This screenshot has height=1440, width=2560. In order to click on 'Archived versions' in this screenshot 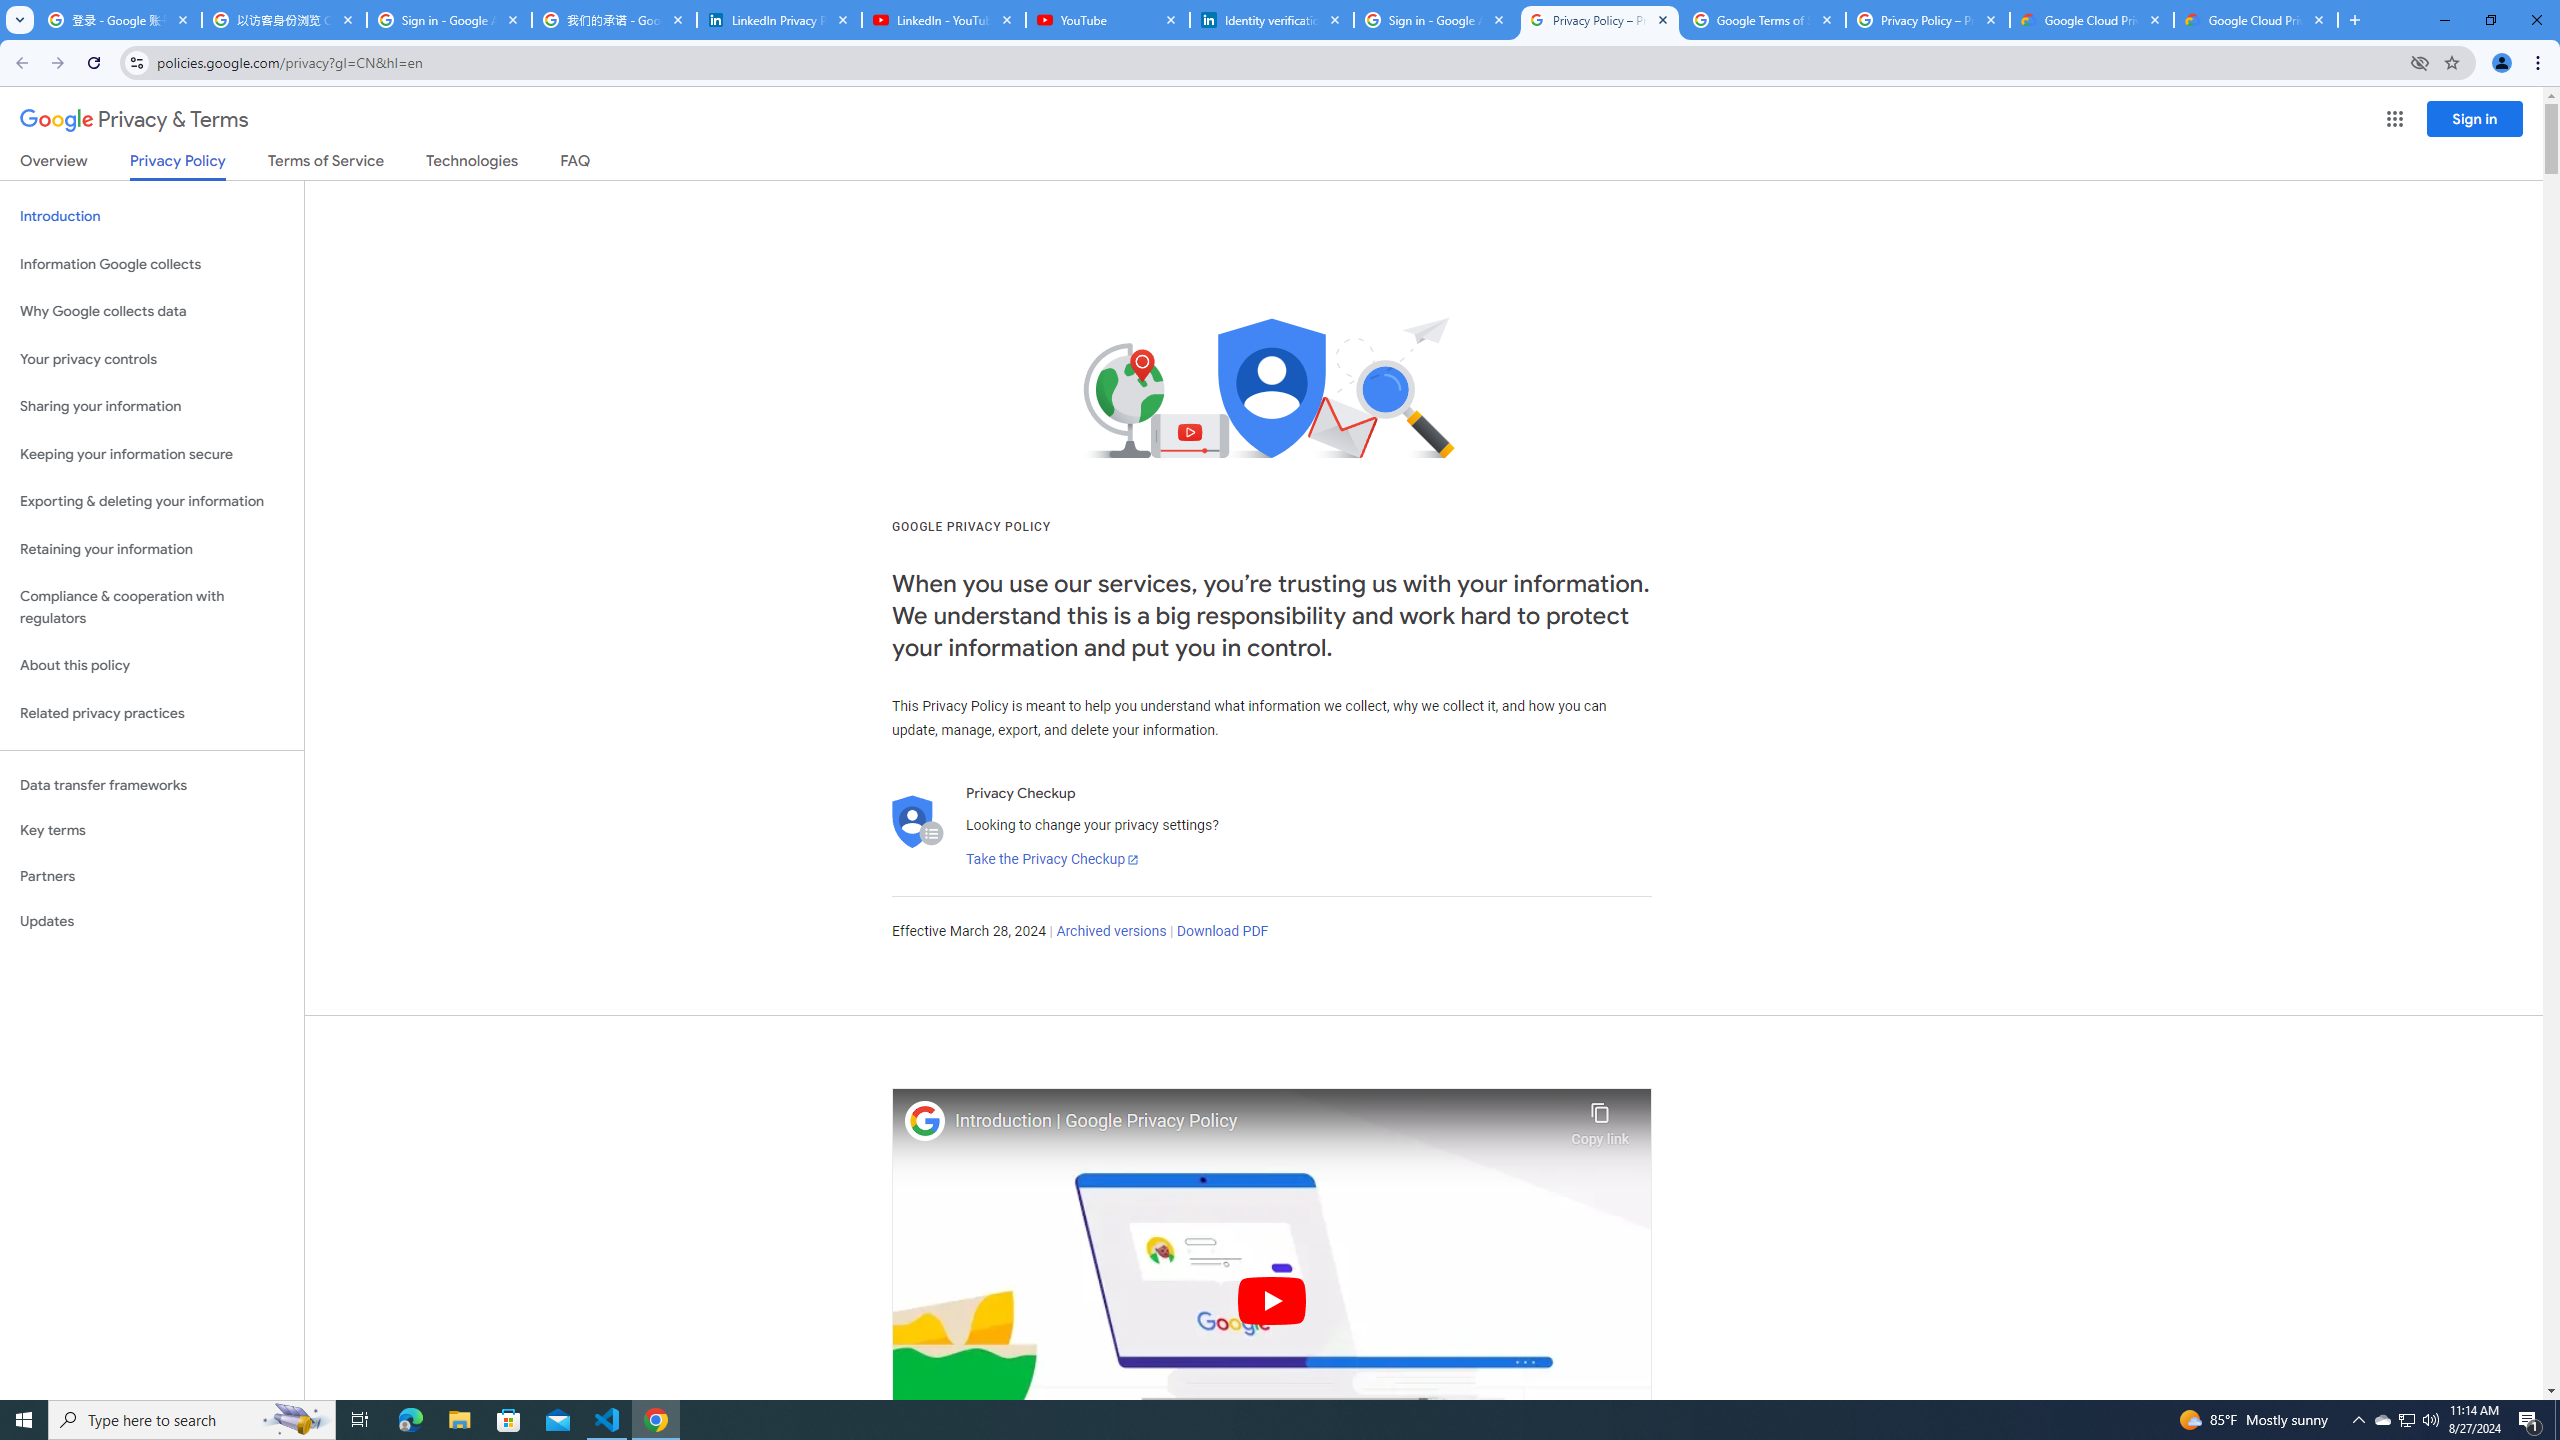, I will do `click(1110, 930)`.